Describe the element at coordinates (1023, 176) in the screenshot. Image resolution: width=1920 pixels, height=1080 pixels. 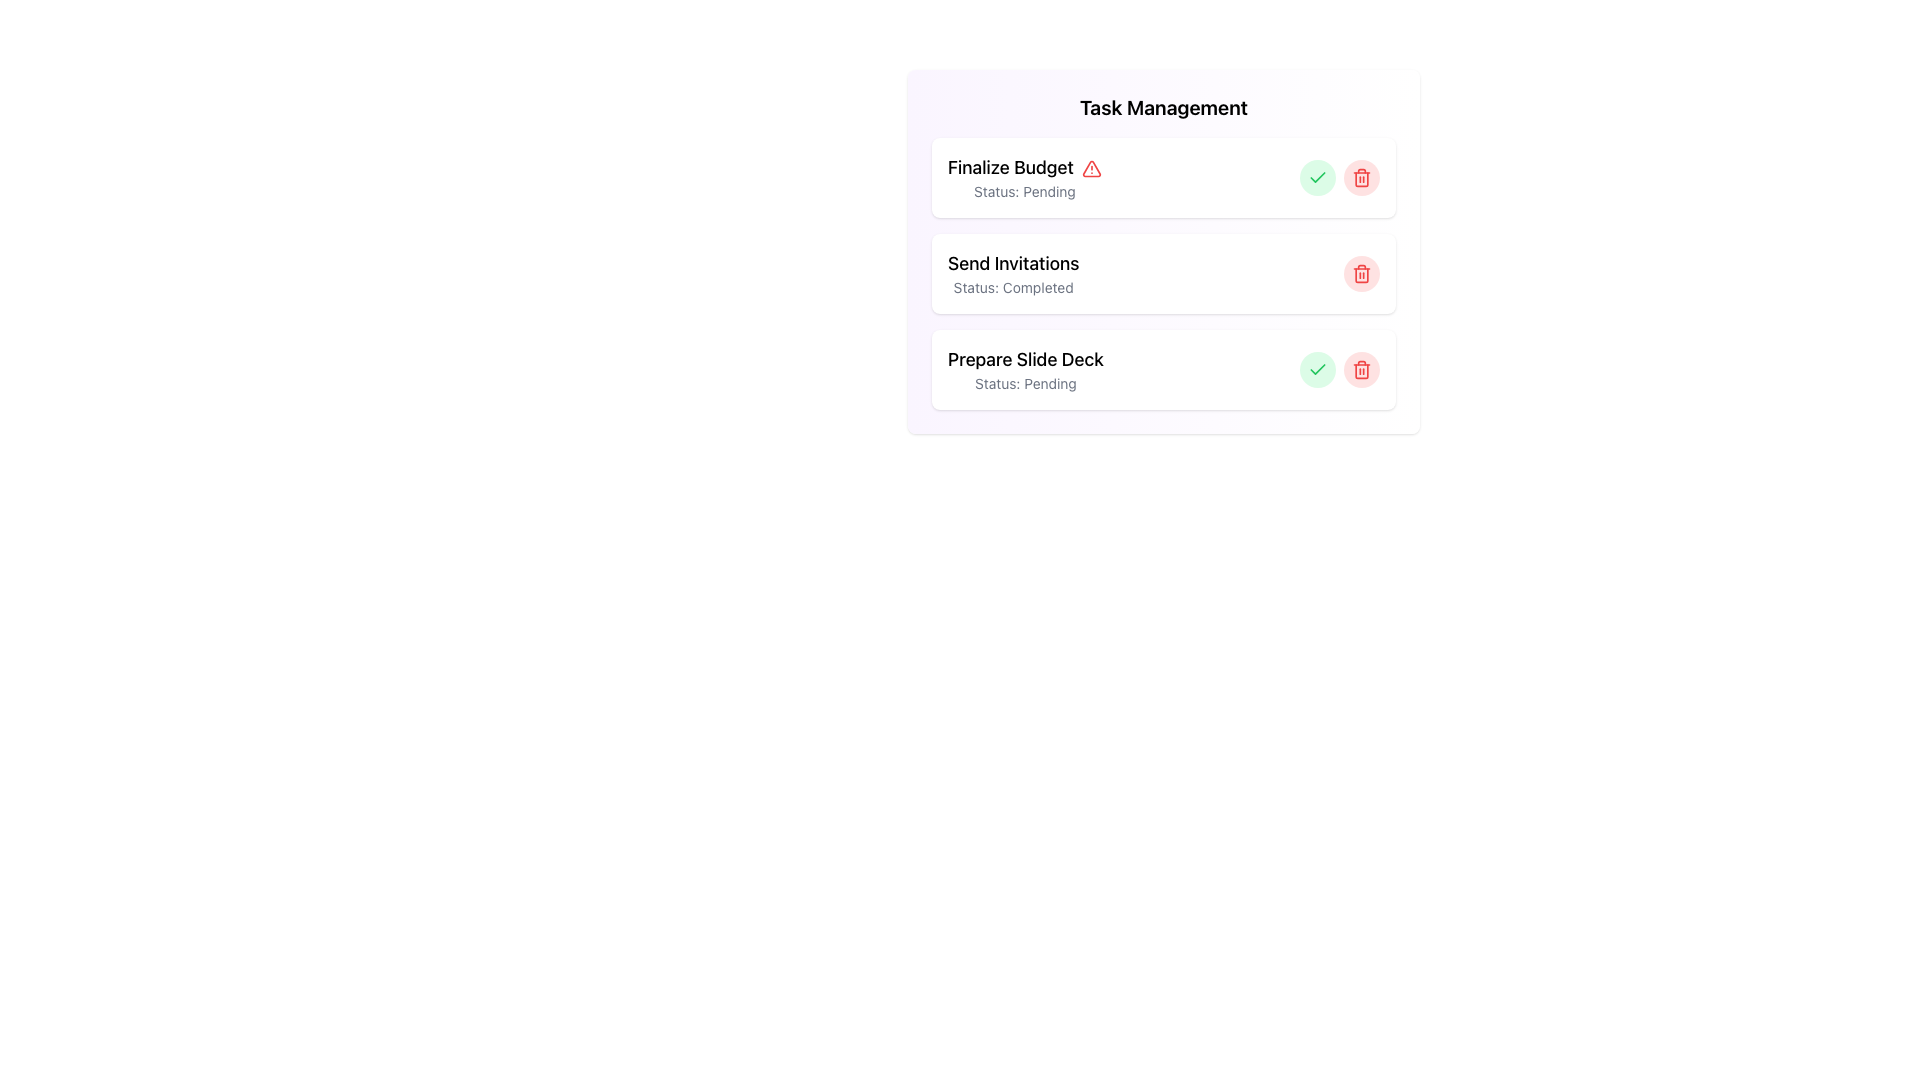
I see `task title from the first list item in the task management interface, which displays the task's details and its pending status` at that location.